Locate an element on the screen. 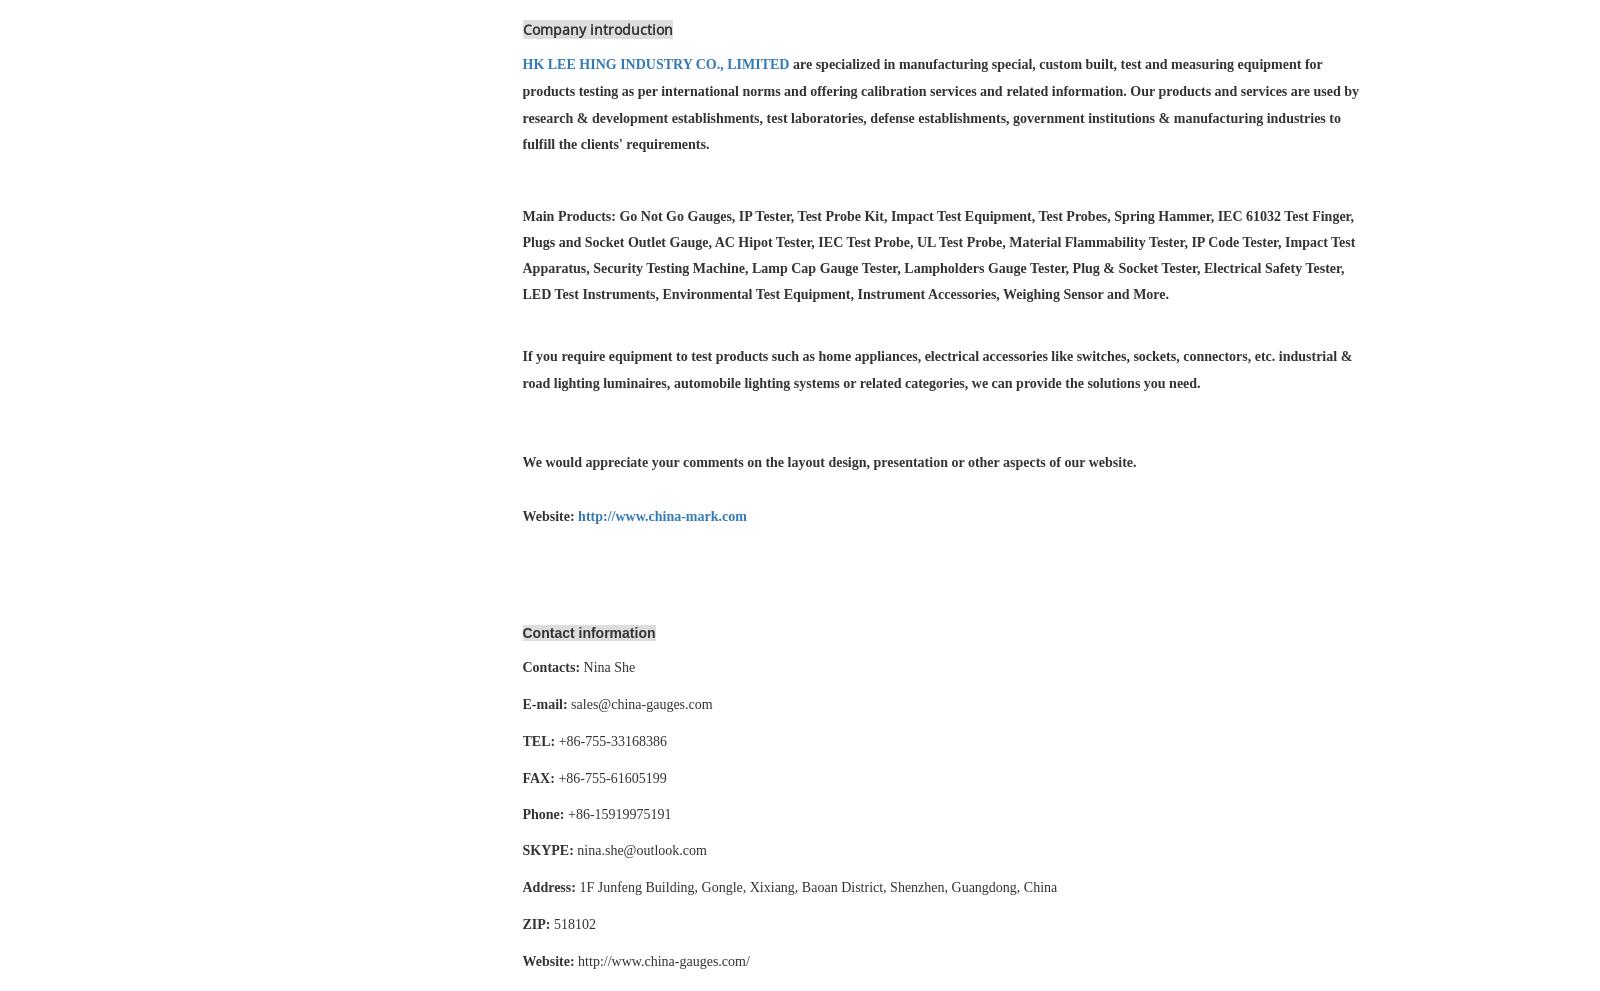 The width and height of the screenshot is (1600, 991). 'TEL:' is located at coordinates (539, 740).